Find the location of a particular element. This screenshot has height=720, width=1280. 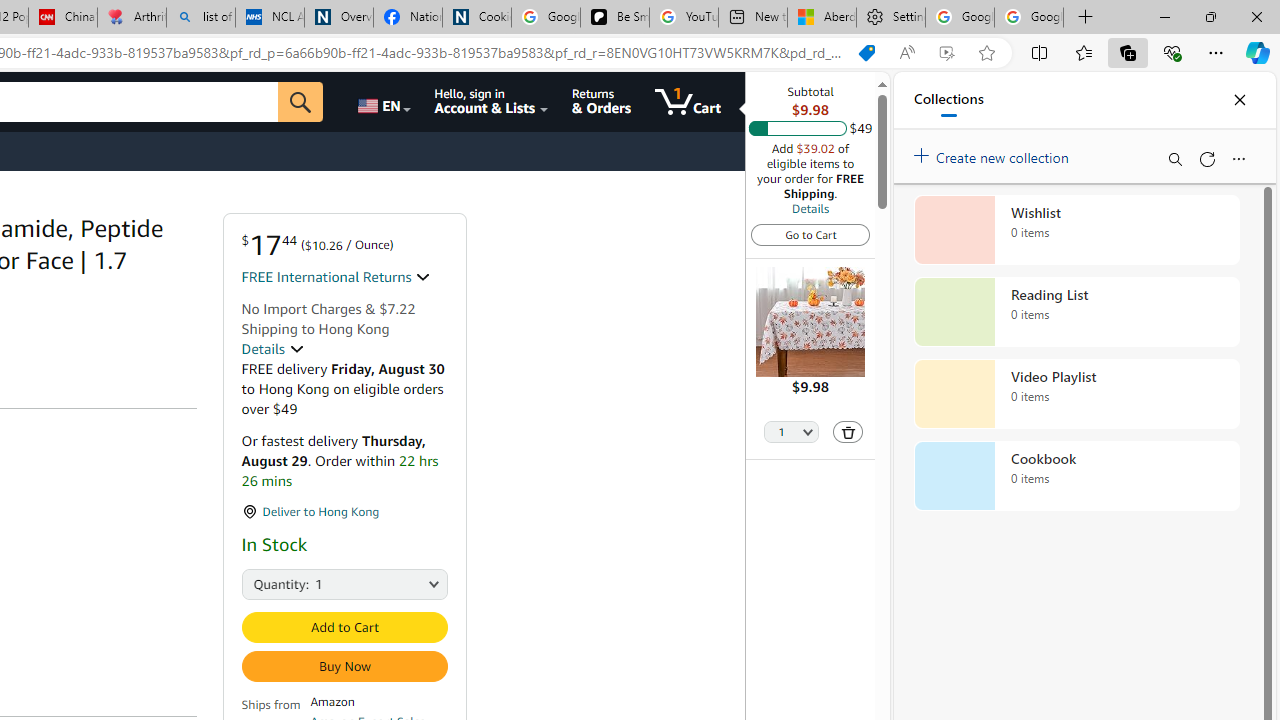

'Restore' is located at coordinates (1209, 16).